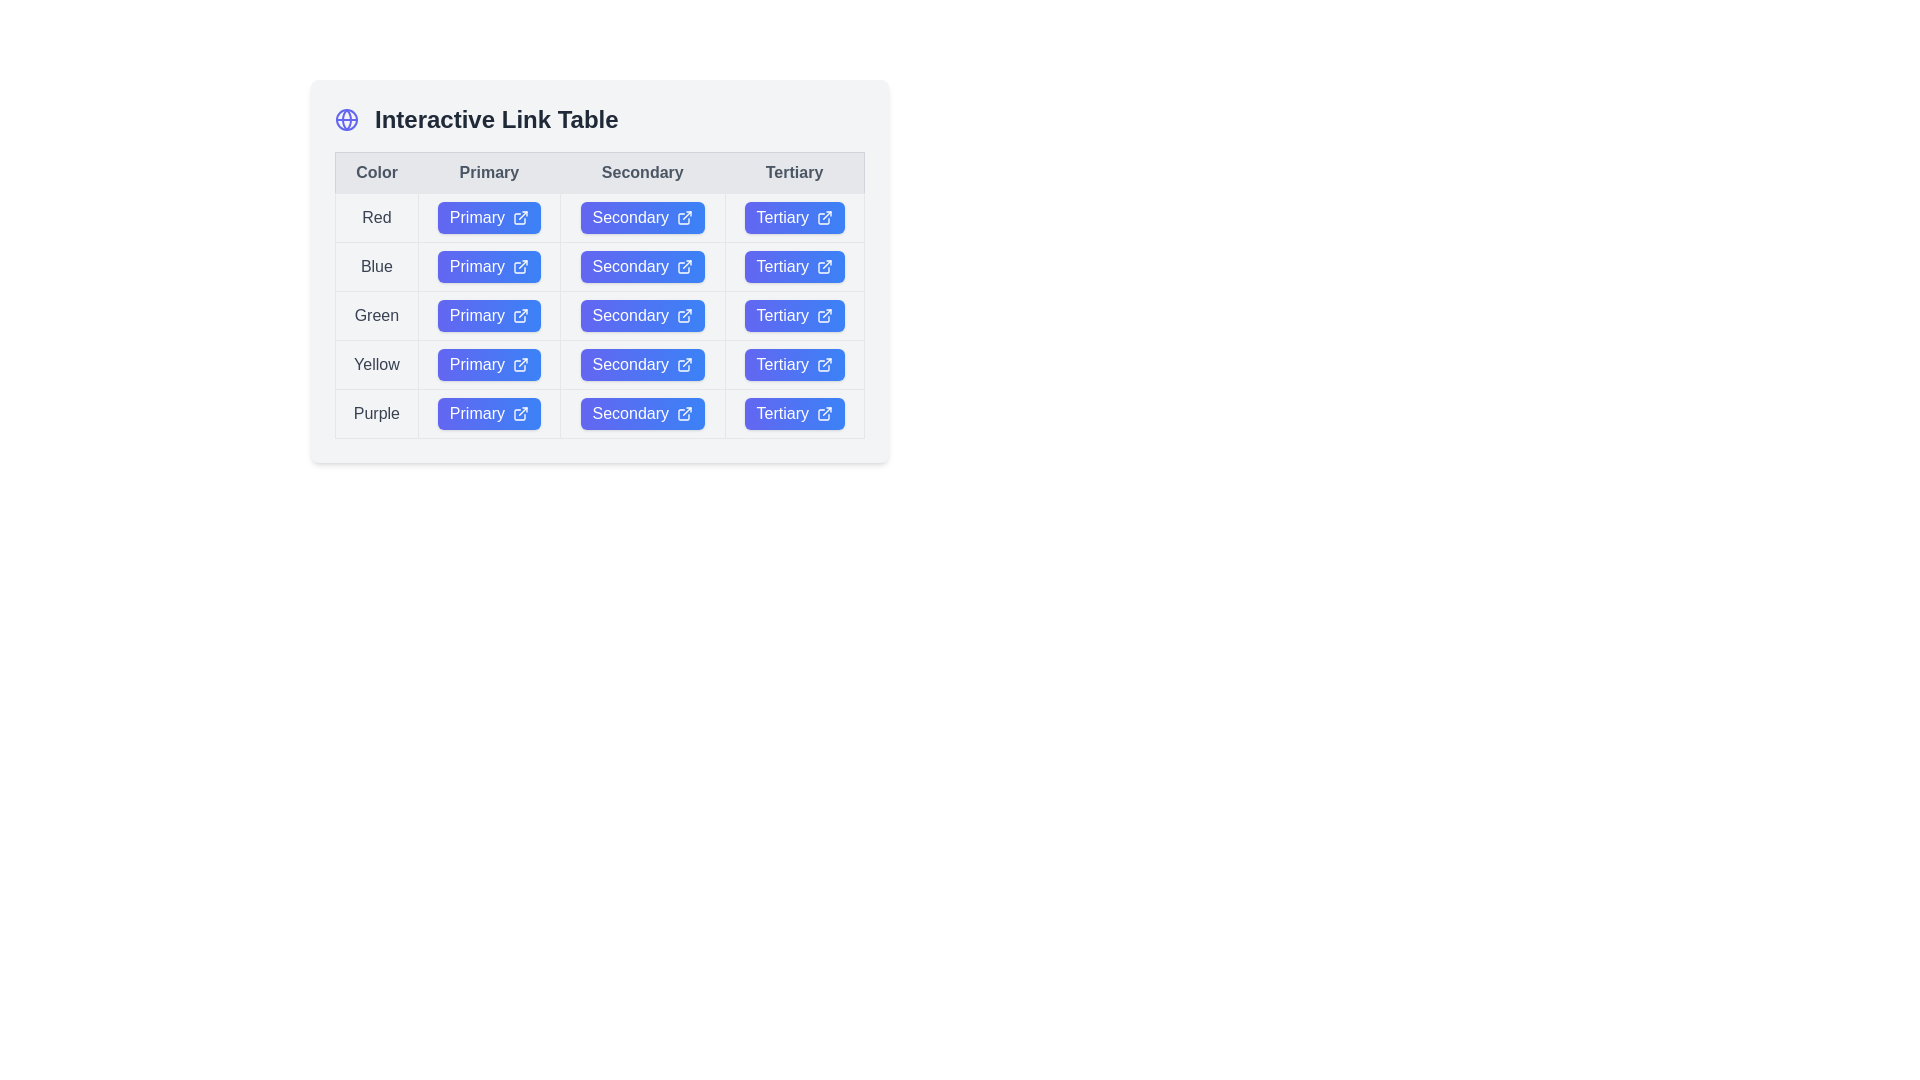 The height and width of the screenshot is (1080, 1920). I want to click on the 'Red' button located under the 'Secondary' column in the first row for keyboard interaction, so click(642, 218).